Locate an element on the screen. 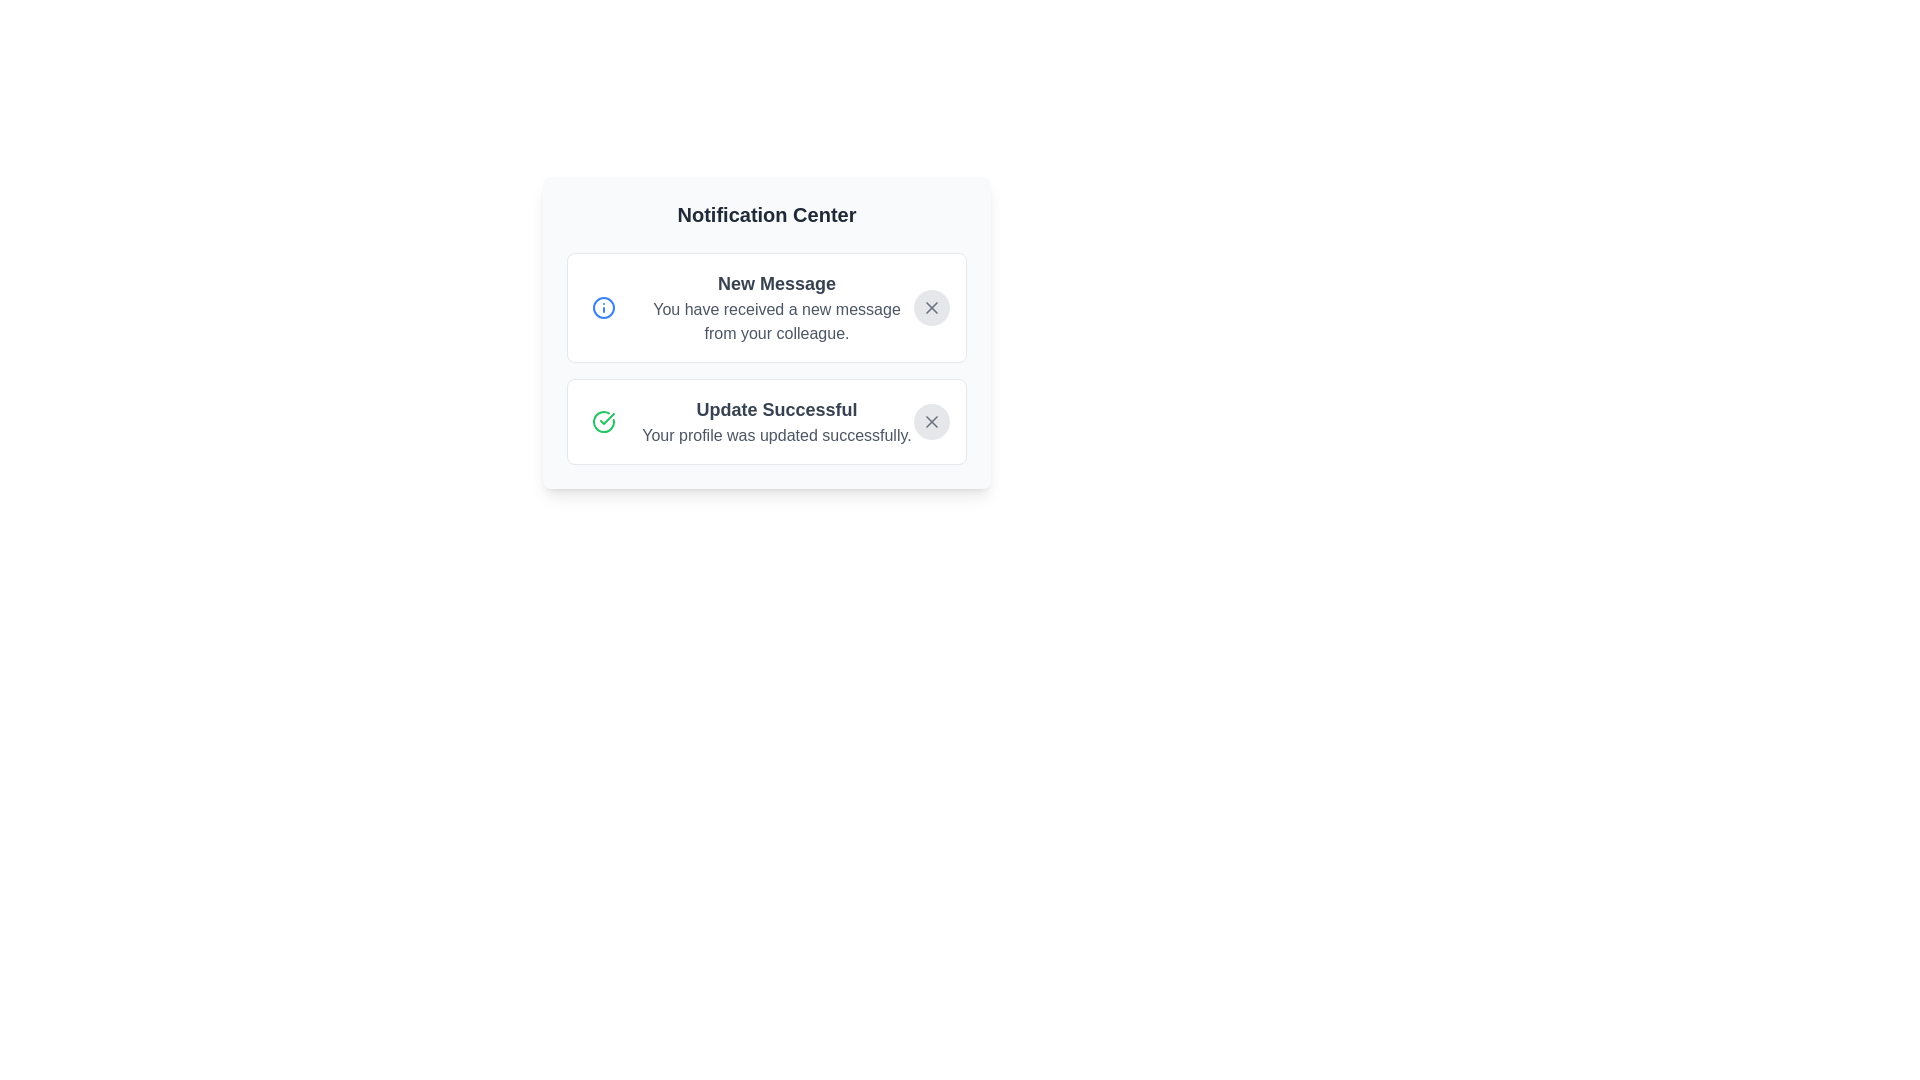 The height and width of the screenshot is (1080, 1920). the dismiss button for the notification titled 'Update Successful' is located at coordinates (930, 420).